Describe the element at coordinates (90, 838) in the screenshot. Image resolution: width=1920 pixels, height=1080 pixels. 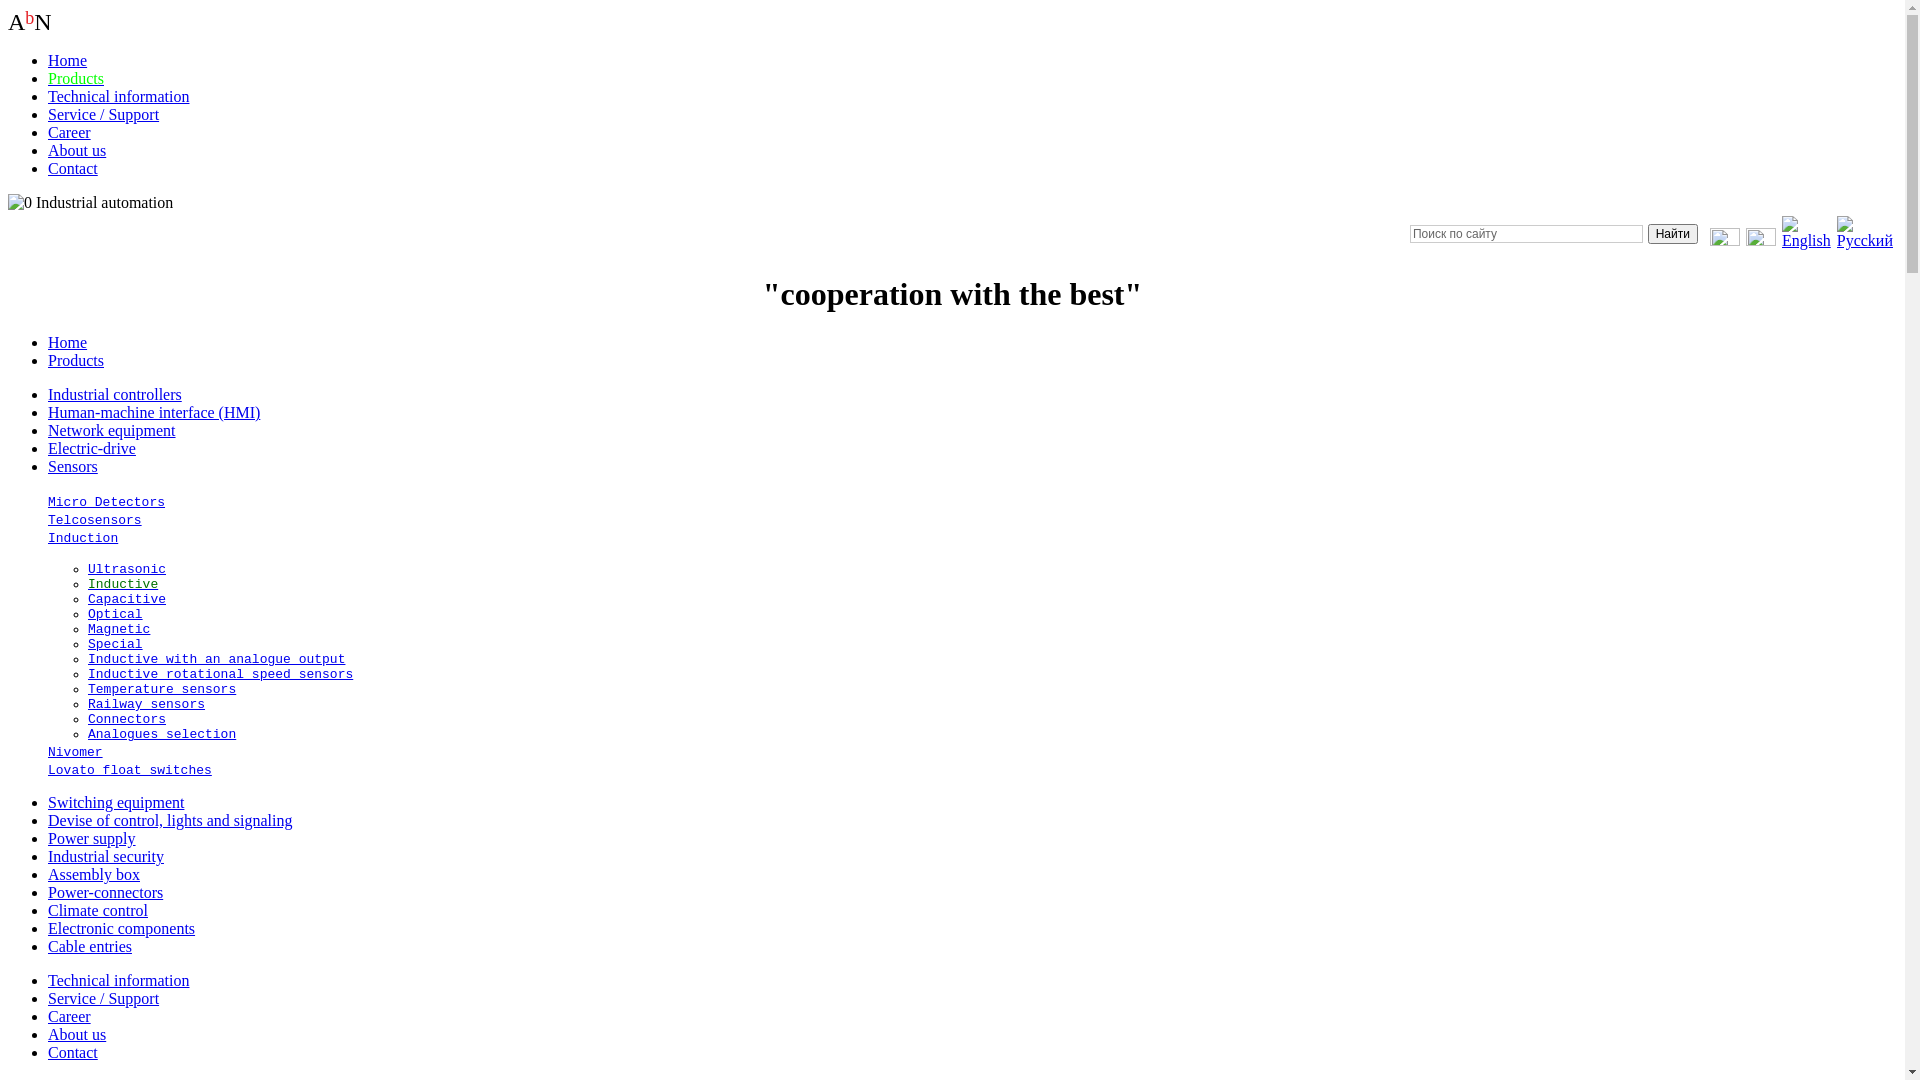
I see `'Power supply'` at that location.